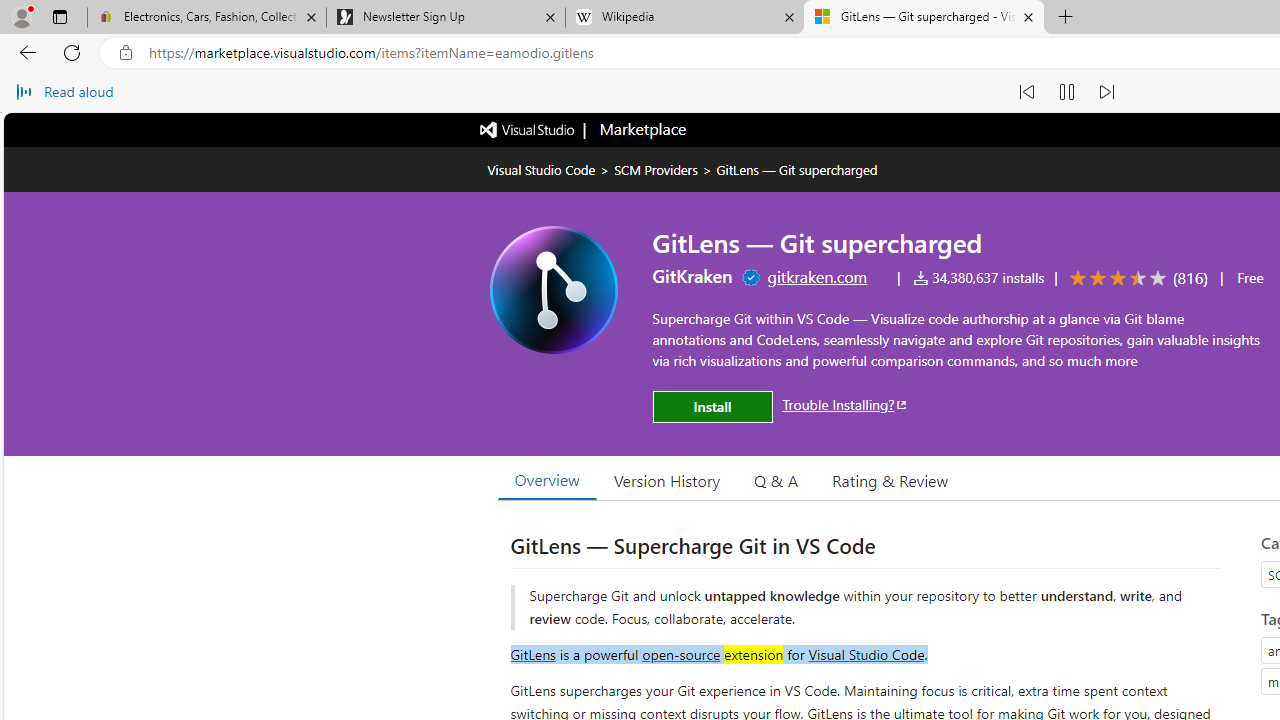  What do you see at coordinates (1026, 92) in the screenshot?
I see `'Read previous paragraph'` at bounding box center [1026, 92].